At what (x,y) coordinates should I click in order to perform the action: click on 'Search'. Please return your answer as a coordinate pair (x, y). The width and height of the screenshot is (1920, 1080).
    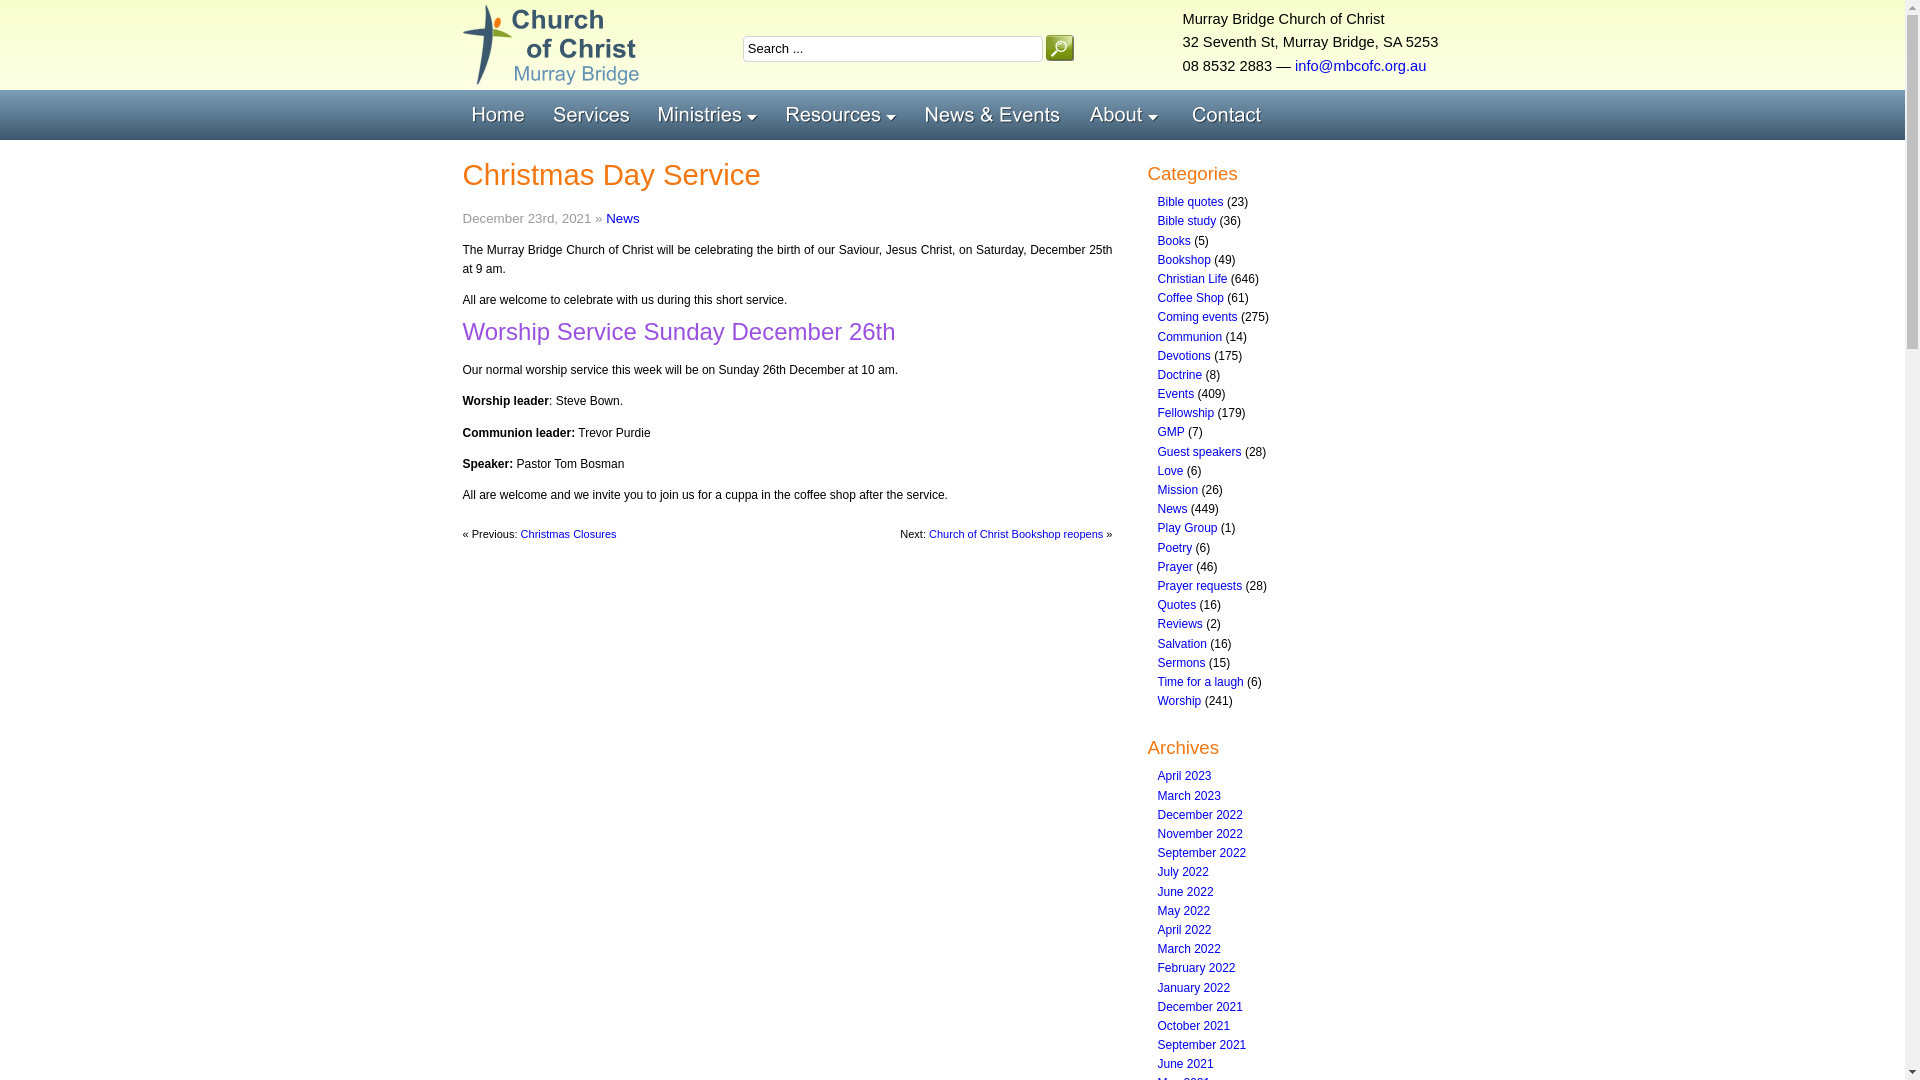
    Looking at the image, I should click on (1045, 46).